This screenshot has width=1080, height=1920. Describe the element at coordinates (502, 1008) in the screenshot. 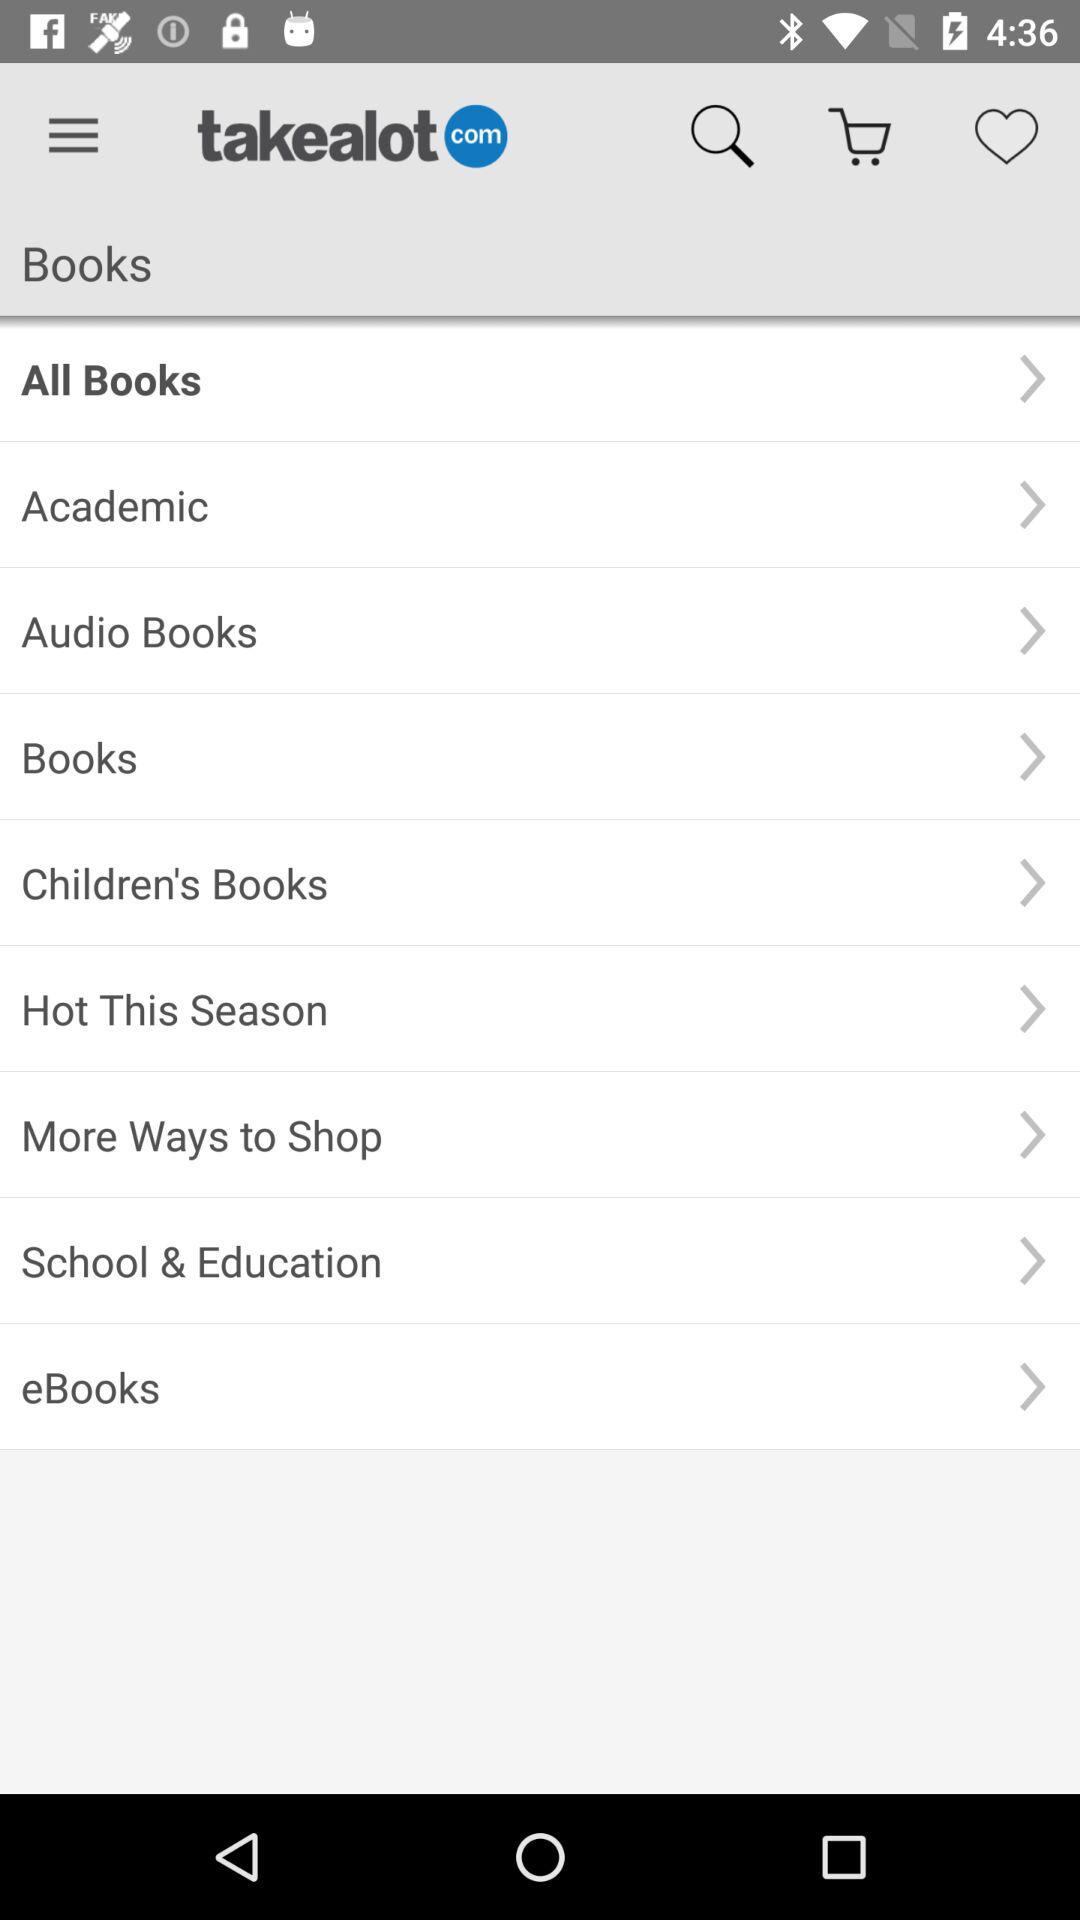

I see `the item below the children's books` at that location.